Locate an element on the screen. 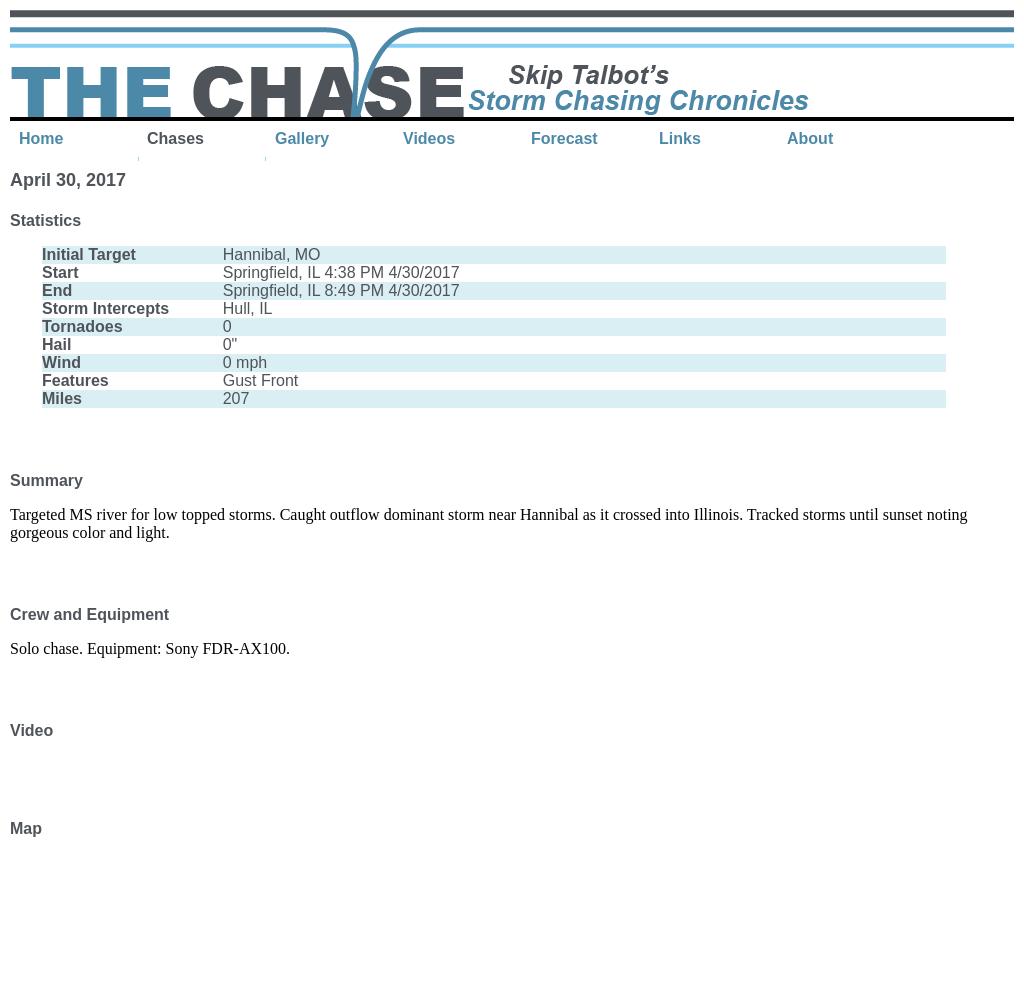  'About' is located at coordinates (809, 137).